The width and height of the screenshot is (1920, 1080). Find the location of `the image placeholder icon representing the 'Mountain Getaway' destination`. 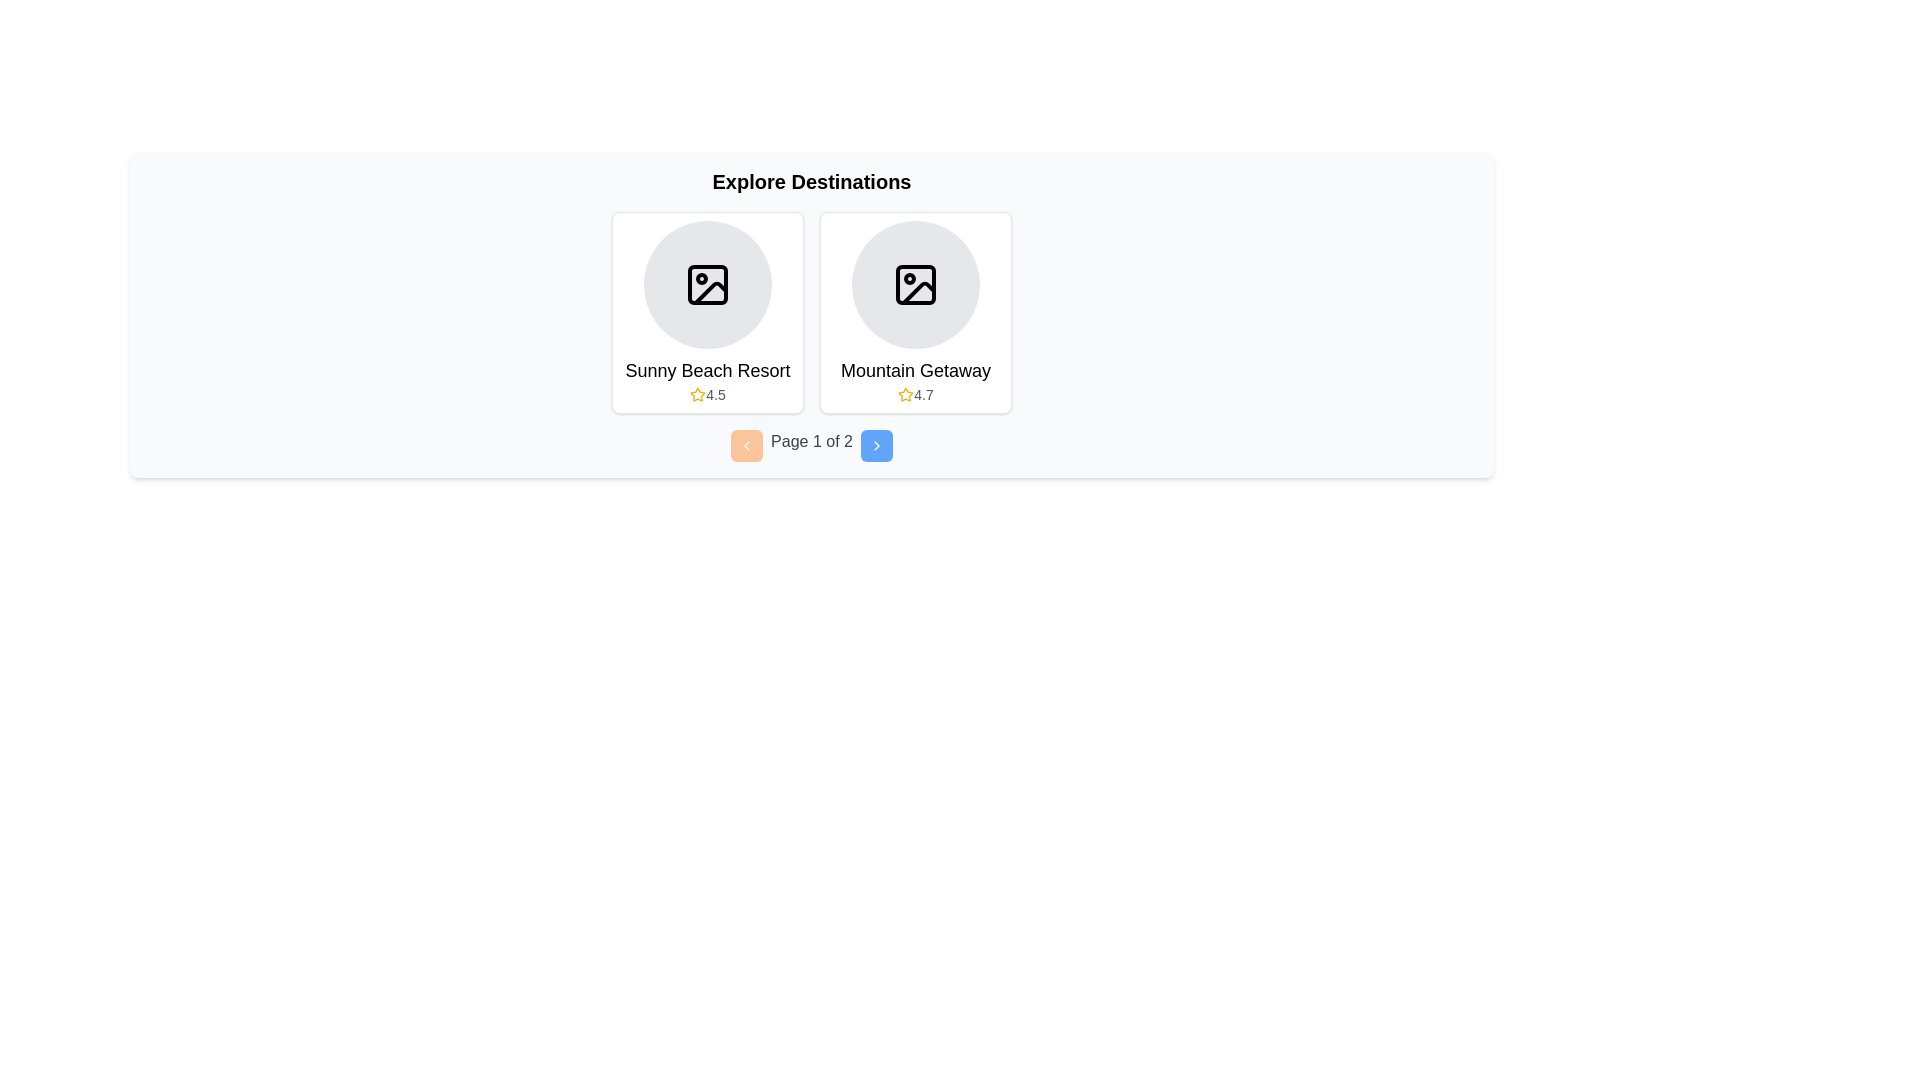

the image placeholder icon representing the 'Mountain Getaway' destination is located at coordinates (915, 285).